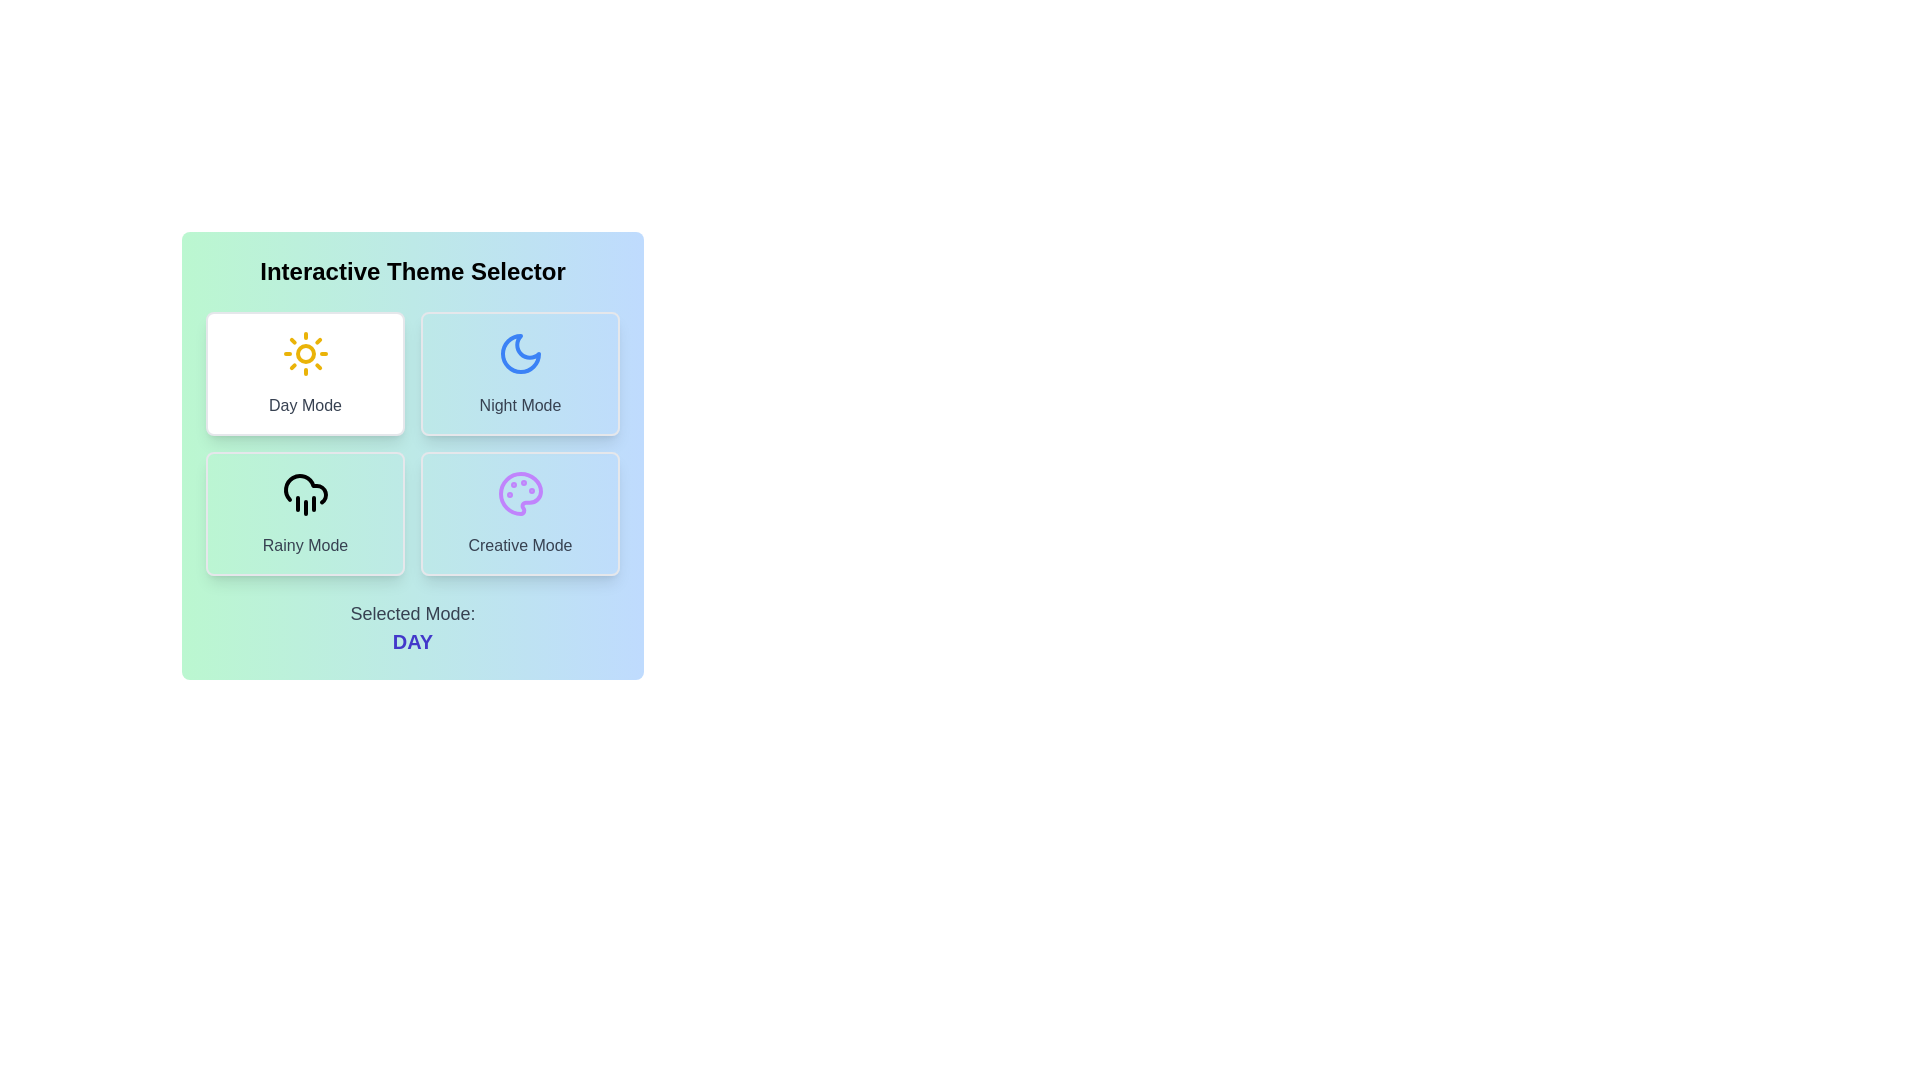 The width and height of the screenshot is (1920, 1080). Describe the element at coordinates (304, 374) in the screenshot. I see `the Day Mode button to observe its hover effect` at that location.